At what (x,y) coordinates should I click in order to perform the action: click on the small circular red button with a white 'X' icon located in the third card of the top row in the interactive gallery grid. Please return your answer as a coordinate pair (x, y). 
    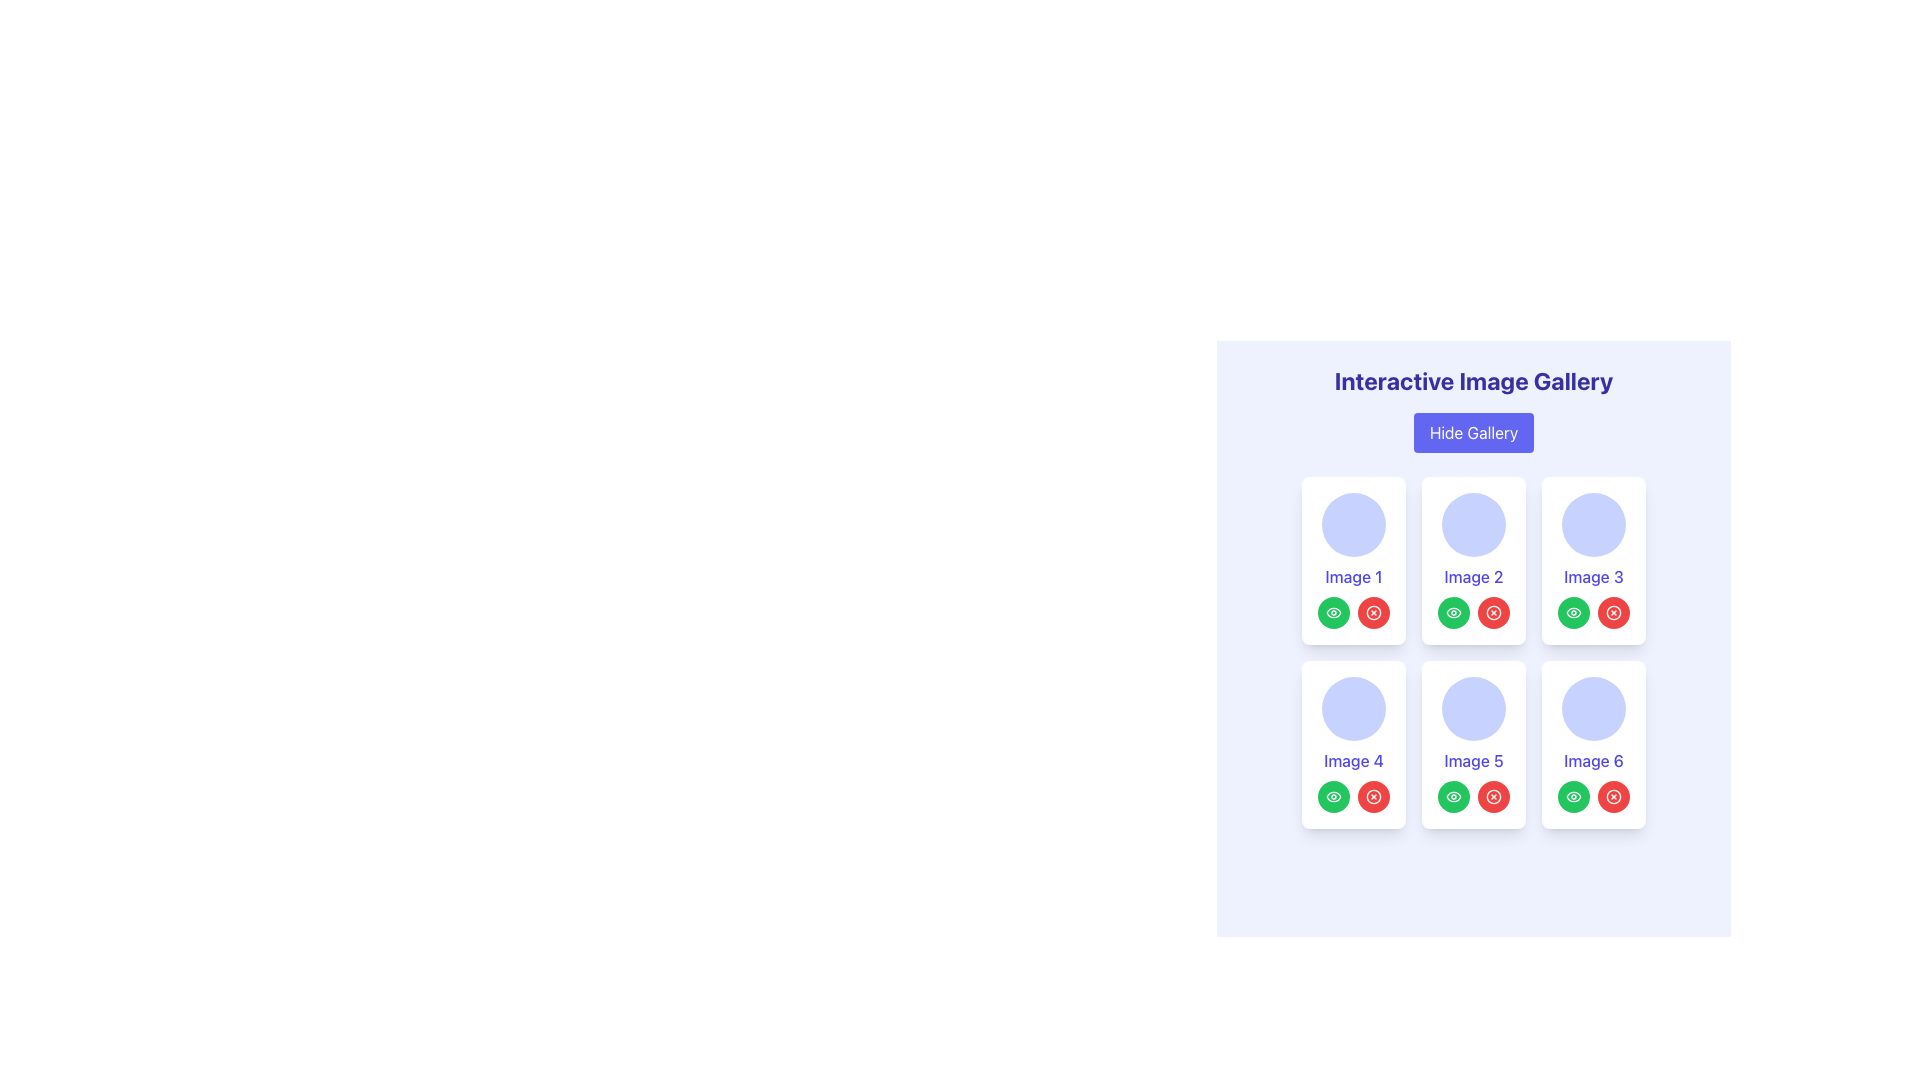
    Looking at the image, I should click on (1613, 612).